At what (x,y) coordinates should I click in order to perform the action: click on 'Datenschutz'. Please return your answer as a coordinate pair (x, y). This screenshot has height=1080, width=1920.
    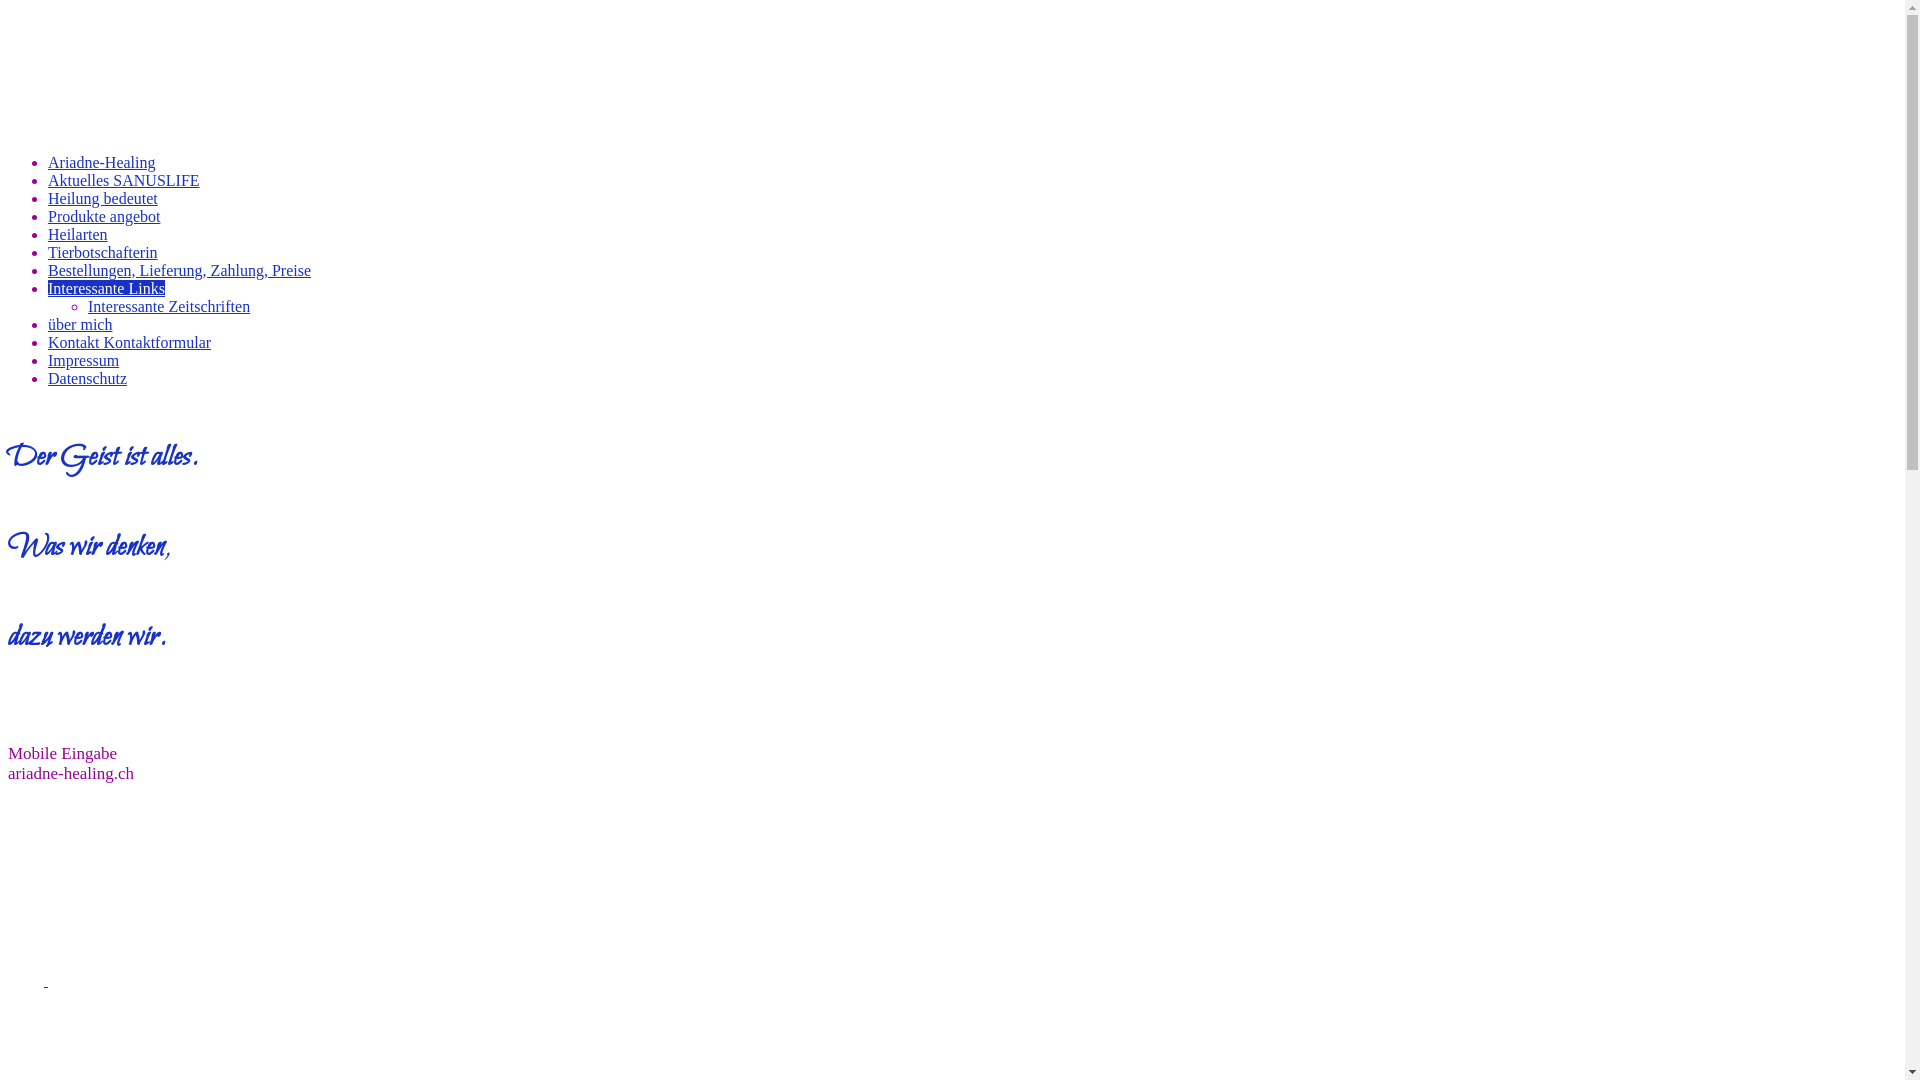
    Looking at the image, I should click on (86, 378).